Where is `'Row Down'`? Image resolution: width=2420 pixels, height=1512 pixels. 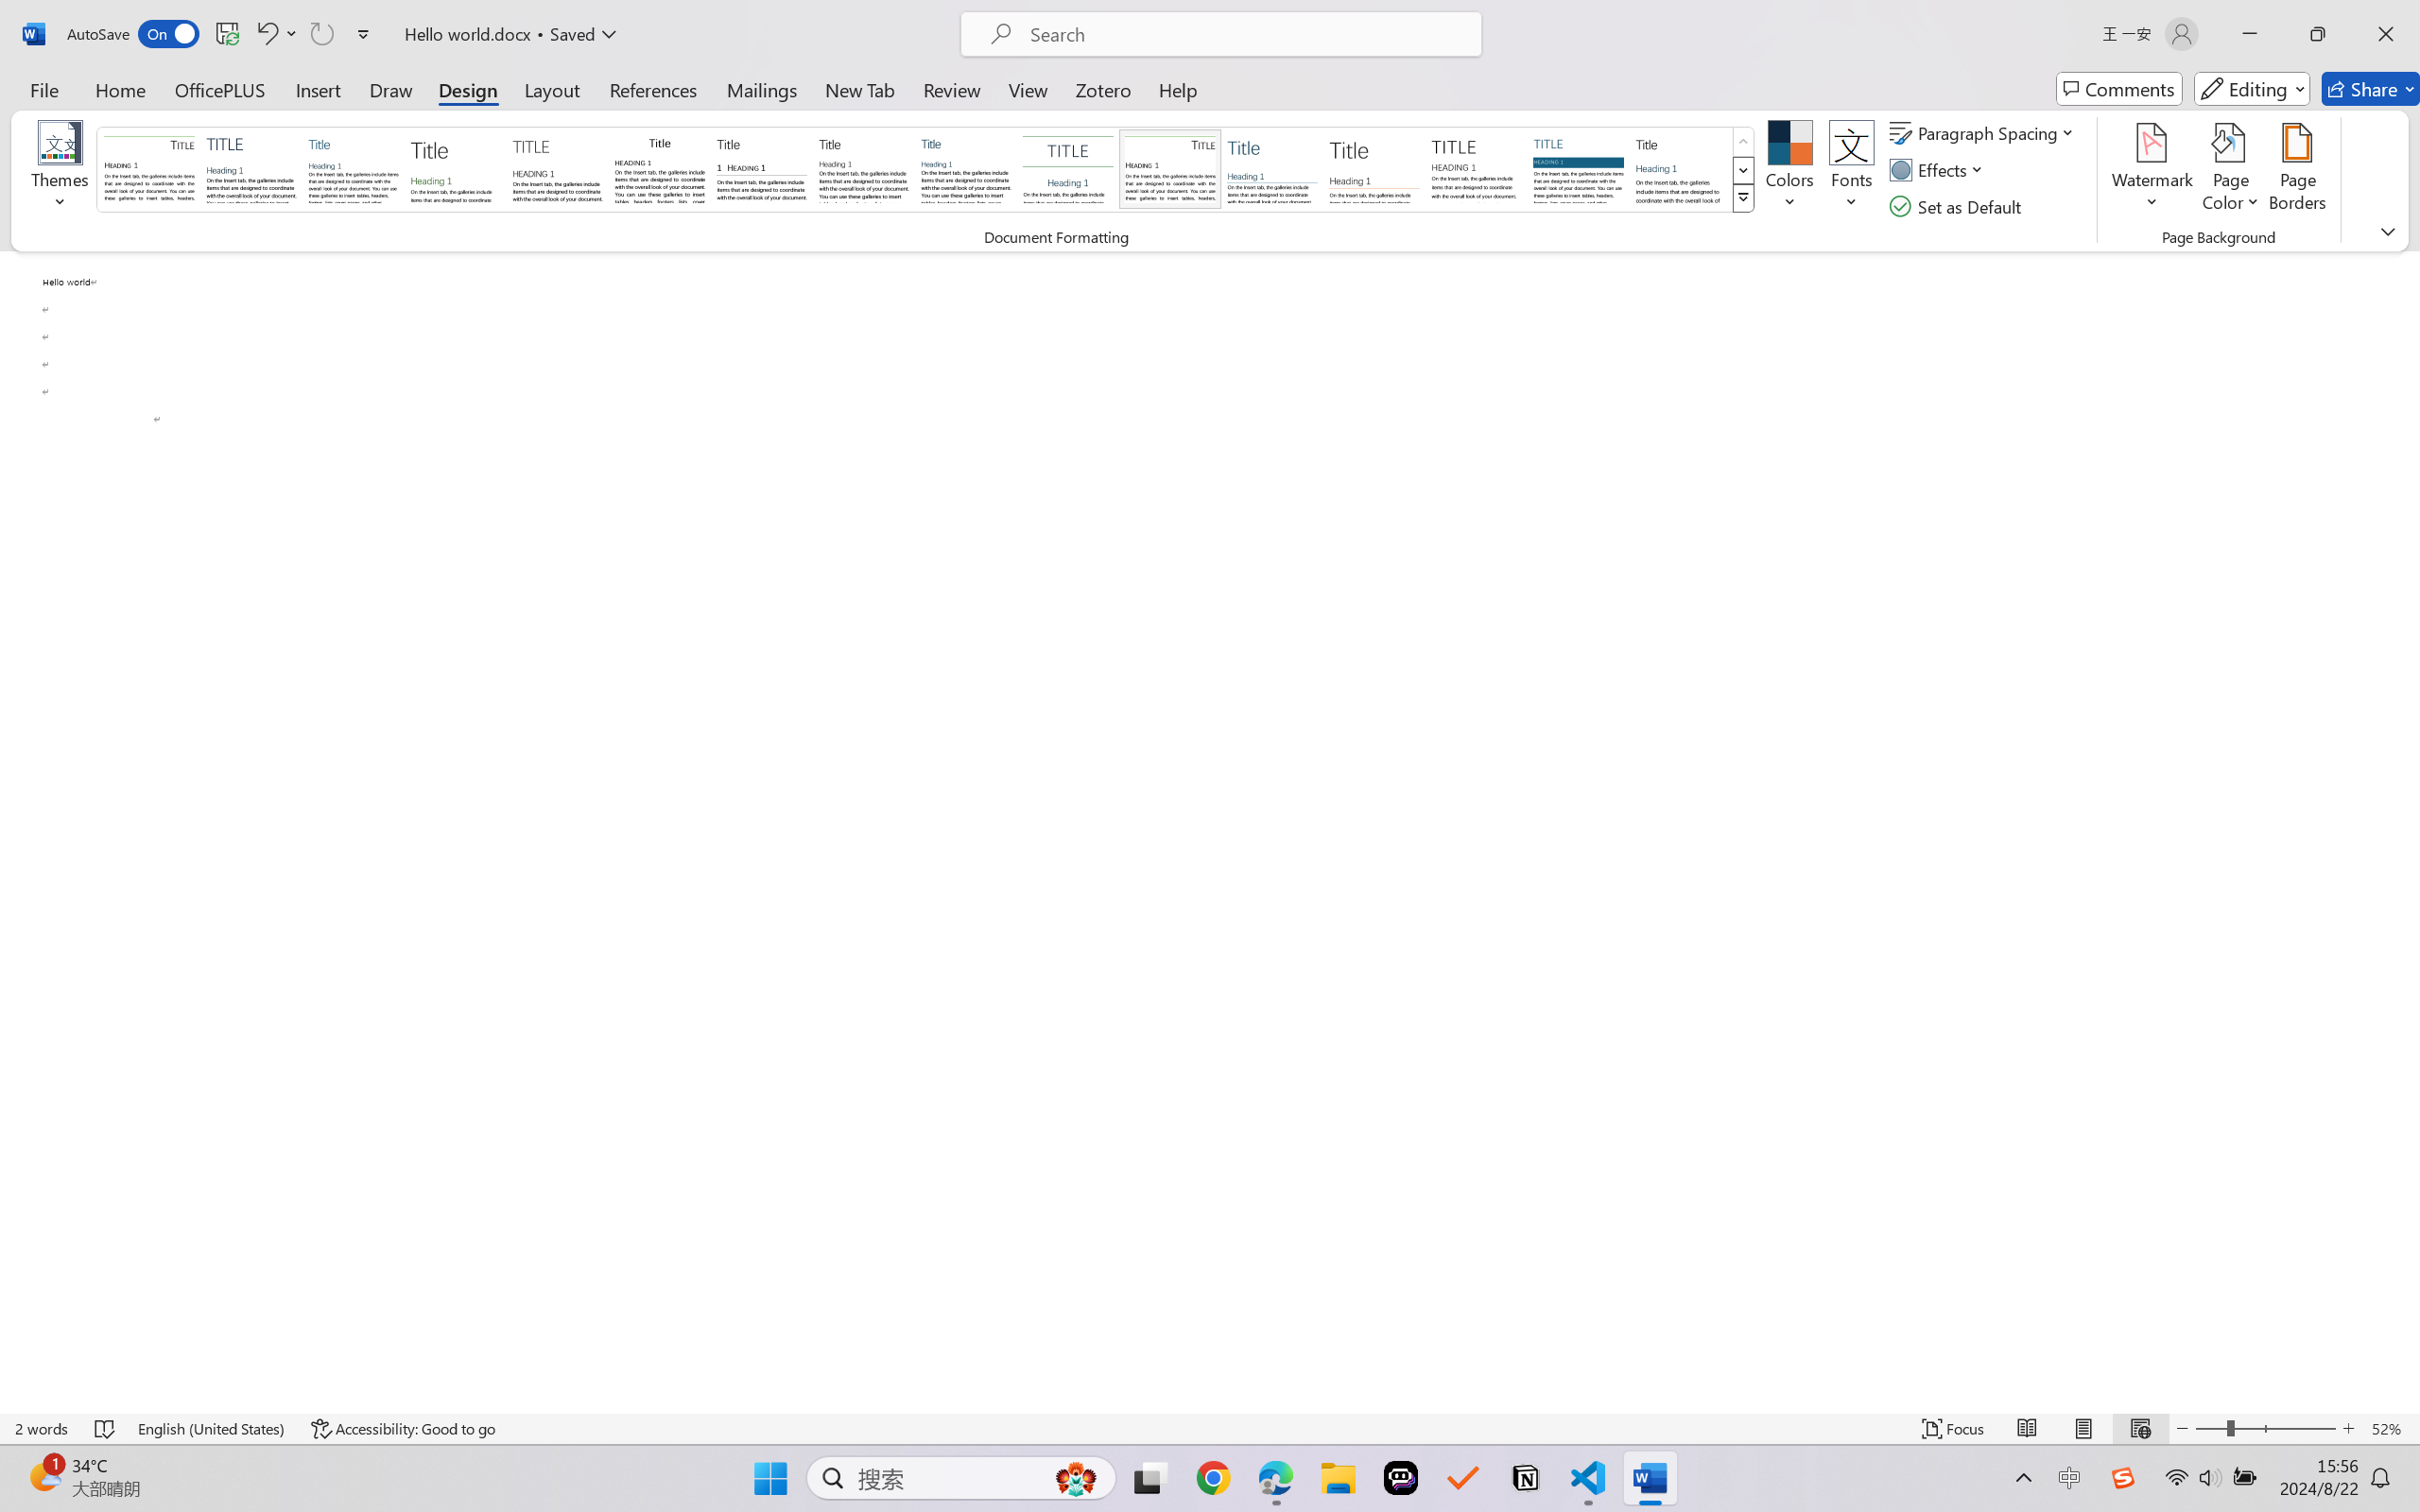
'Row Down' is located at coordinates (1742, 170).